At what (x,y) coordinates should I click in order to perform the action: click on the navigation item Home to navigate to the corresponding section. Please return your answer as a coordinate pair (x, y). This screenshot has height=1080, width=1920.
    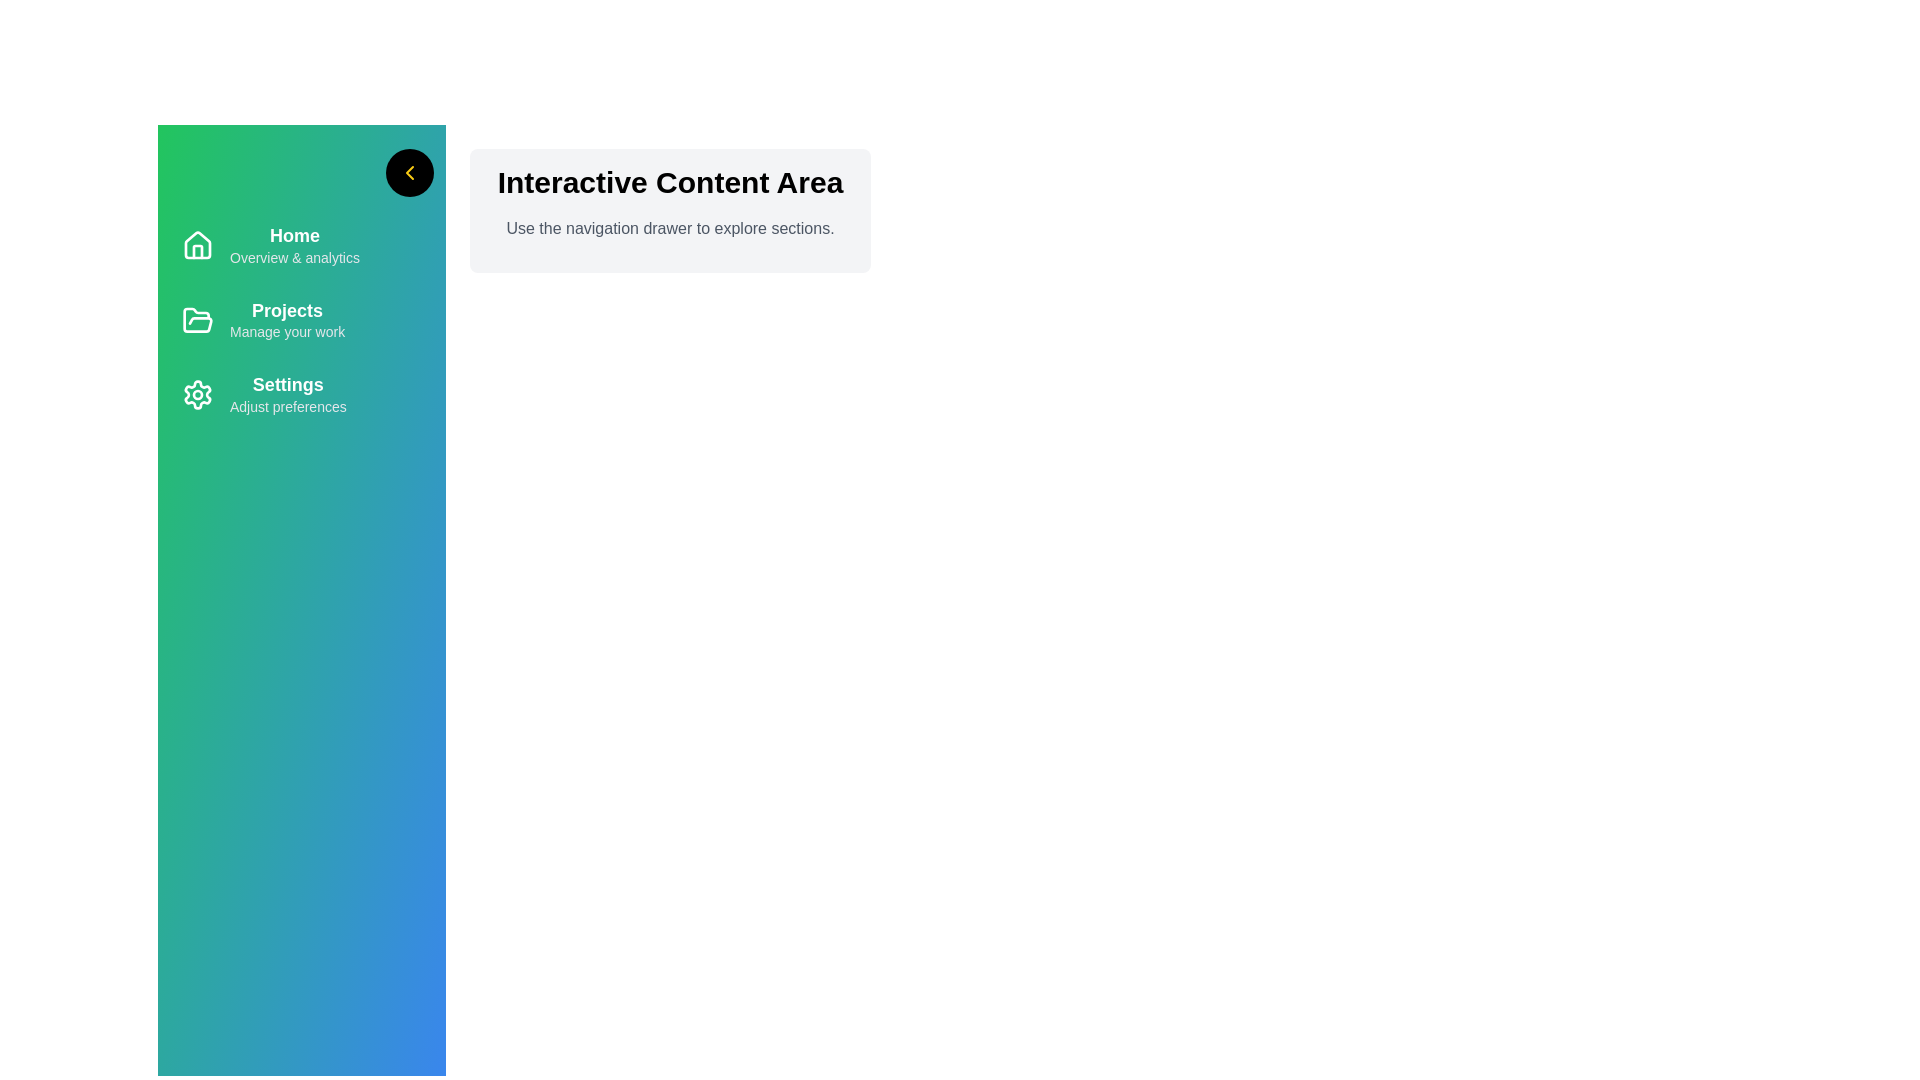
    Looking at the image, I should click on (301, 245).